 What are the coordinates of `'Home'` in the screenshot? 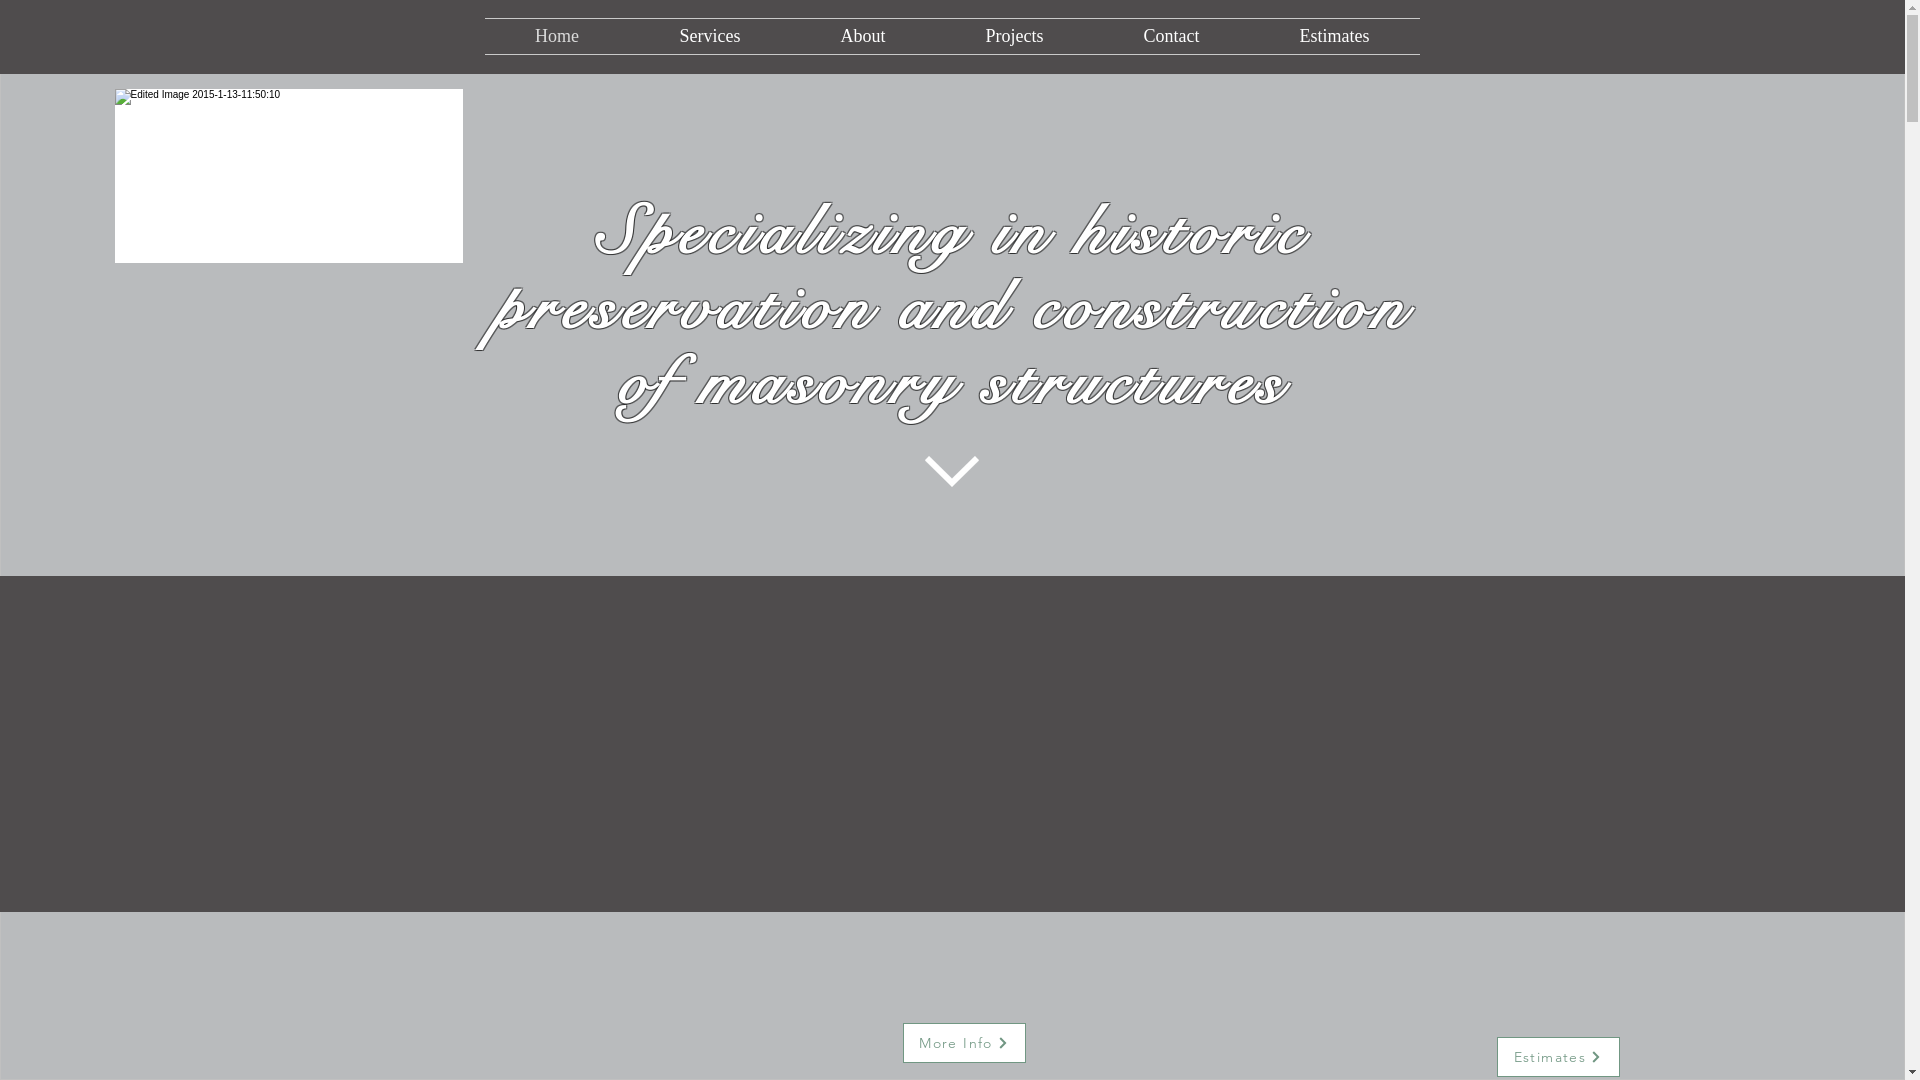 It's located at (556, 36).